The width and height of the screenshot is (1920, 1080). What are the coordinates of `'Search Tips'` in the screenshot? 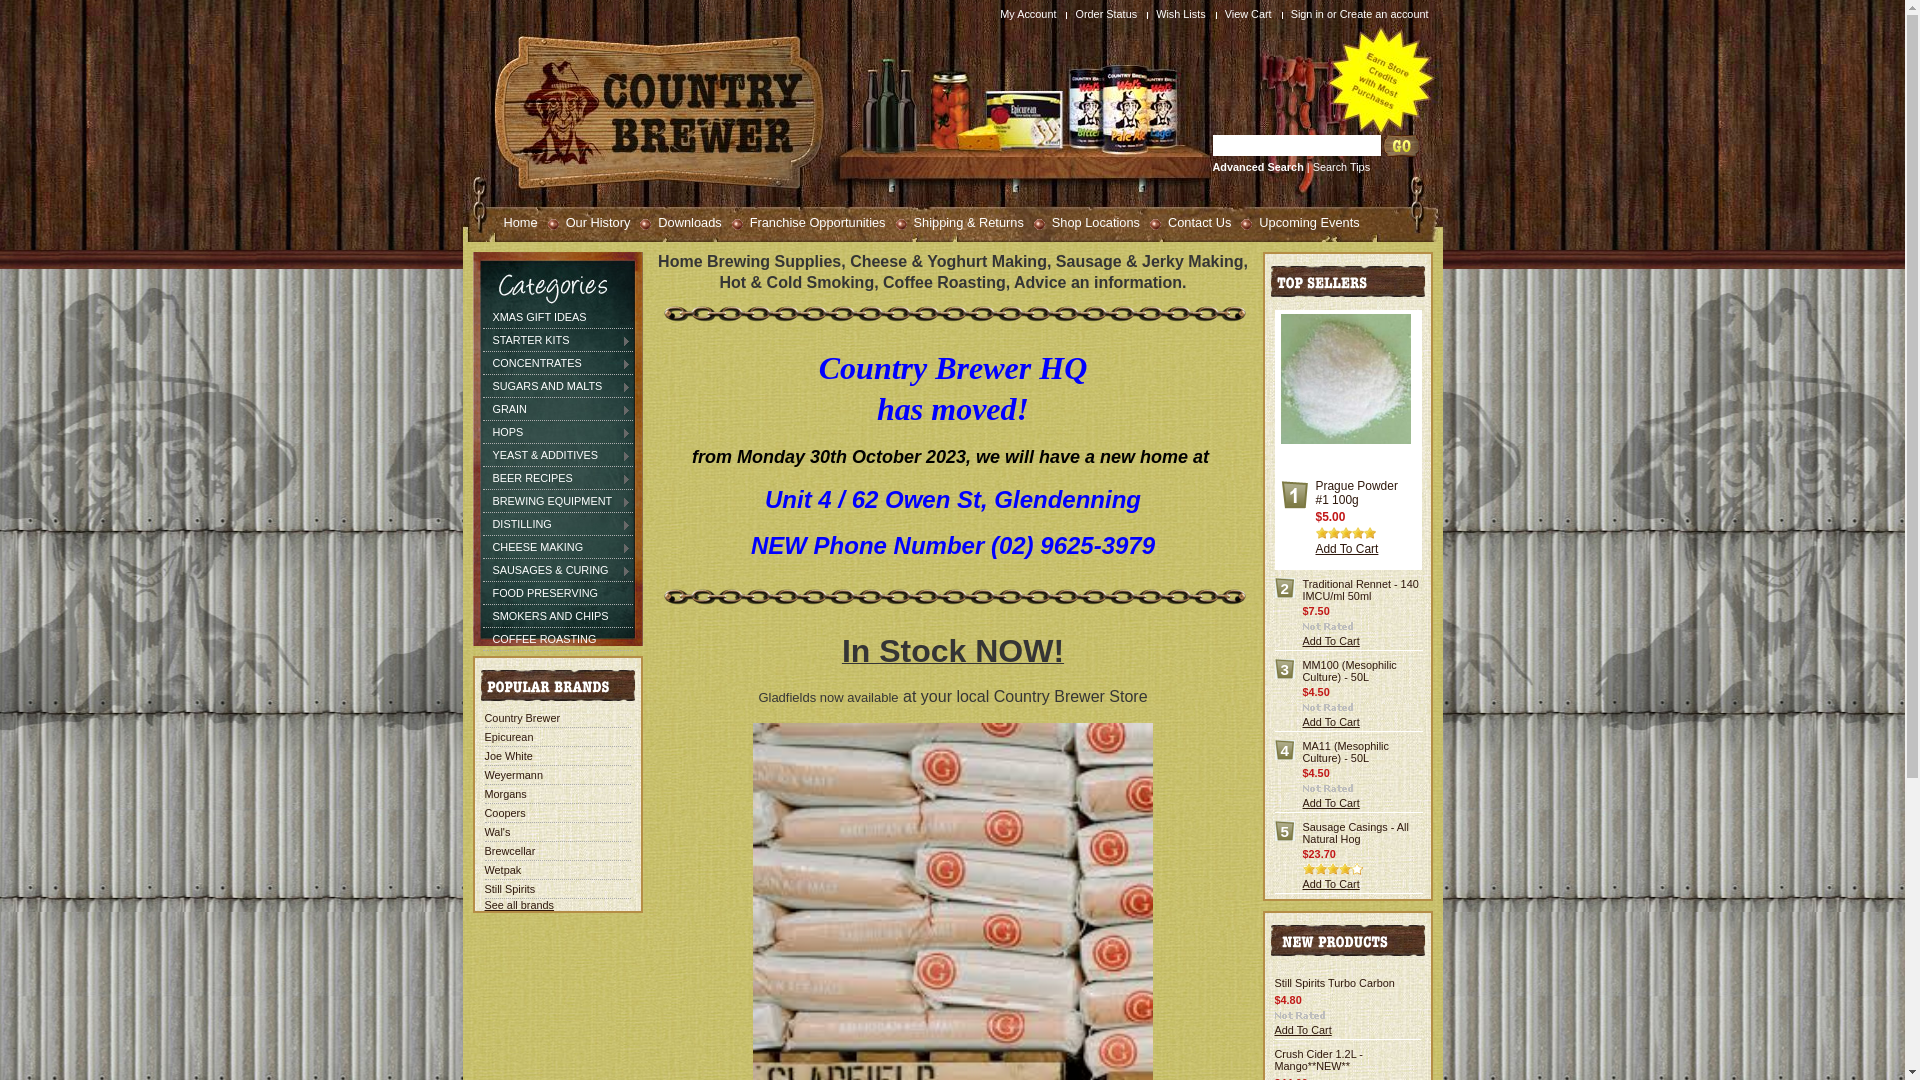 It's located at (1341, 165).